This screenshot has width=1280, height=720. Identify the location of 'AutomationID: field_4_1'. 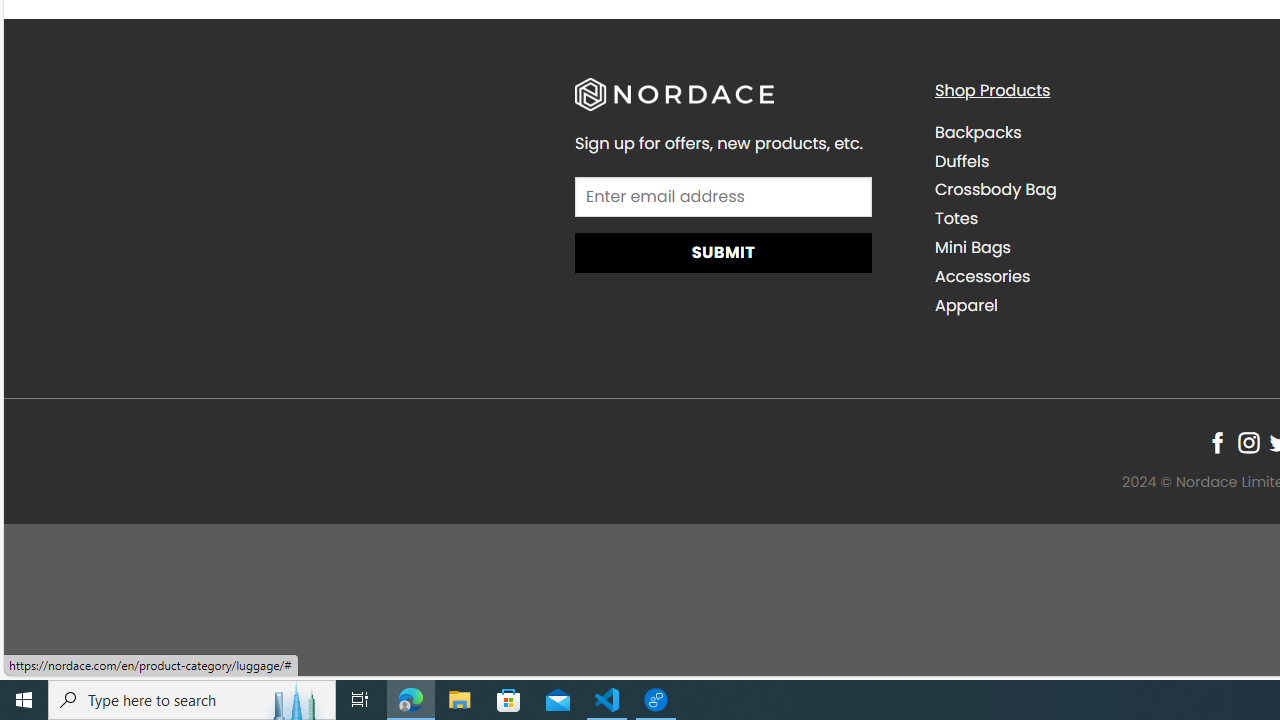
(722, 199).